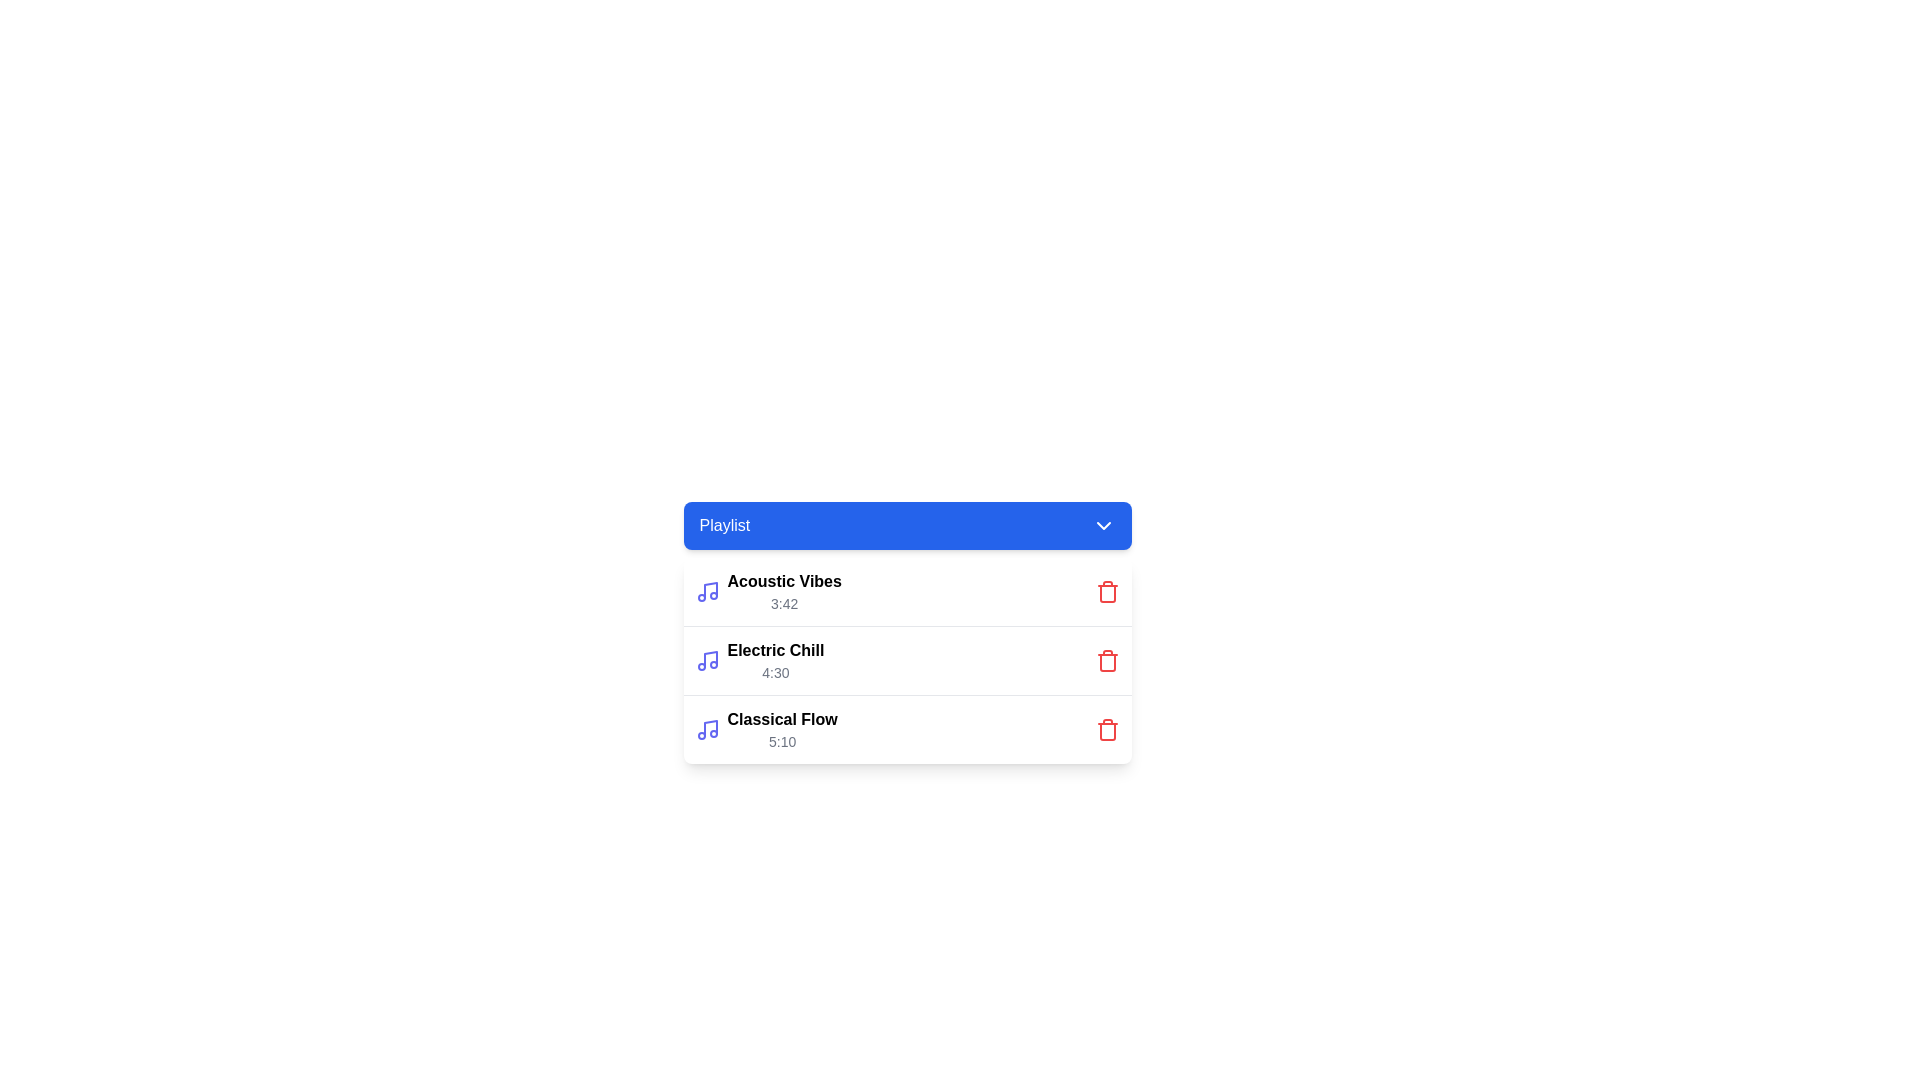 Image resolution: width=1920 pixels, height=1080 pixels. What do you see at coordinates (710, 728) in the screenshot?
I see `the musical note icon representing the playlist item 'Classical Flow', which is located at the bottom-most row of the playlist interface` at bounding box center [710, 728].